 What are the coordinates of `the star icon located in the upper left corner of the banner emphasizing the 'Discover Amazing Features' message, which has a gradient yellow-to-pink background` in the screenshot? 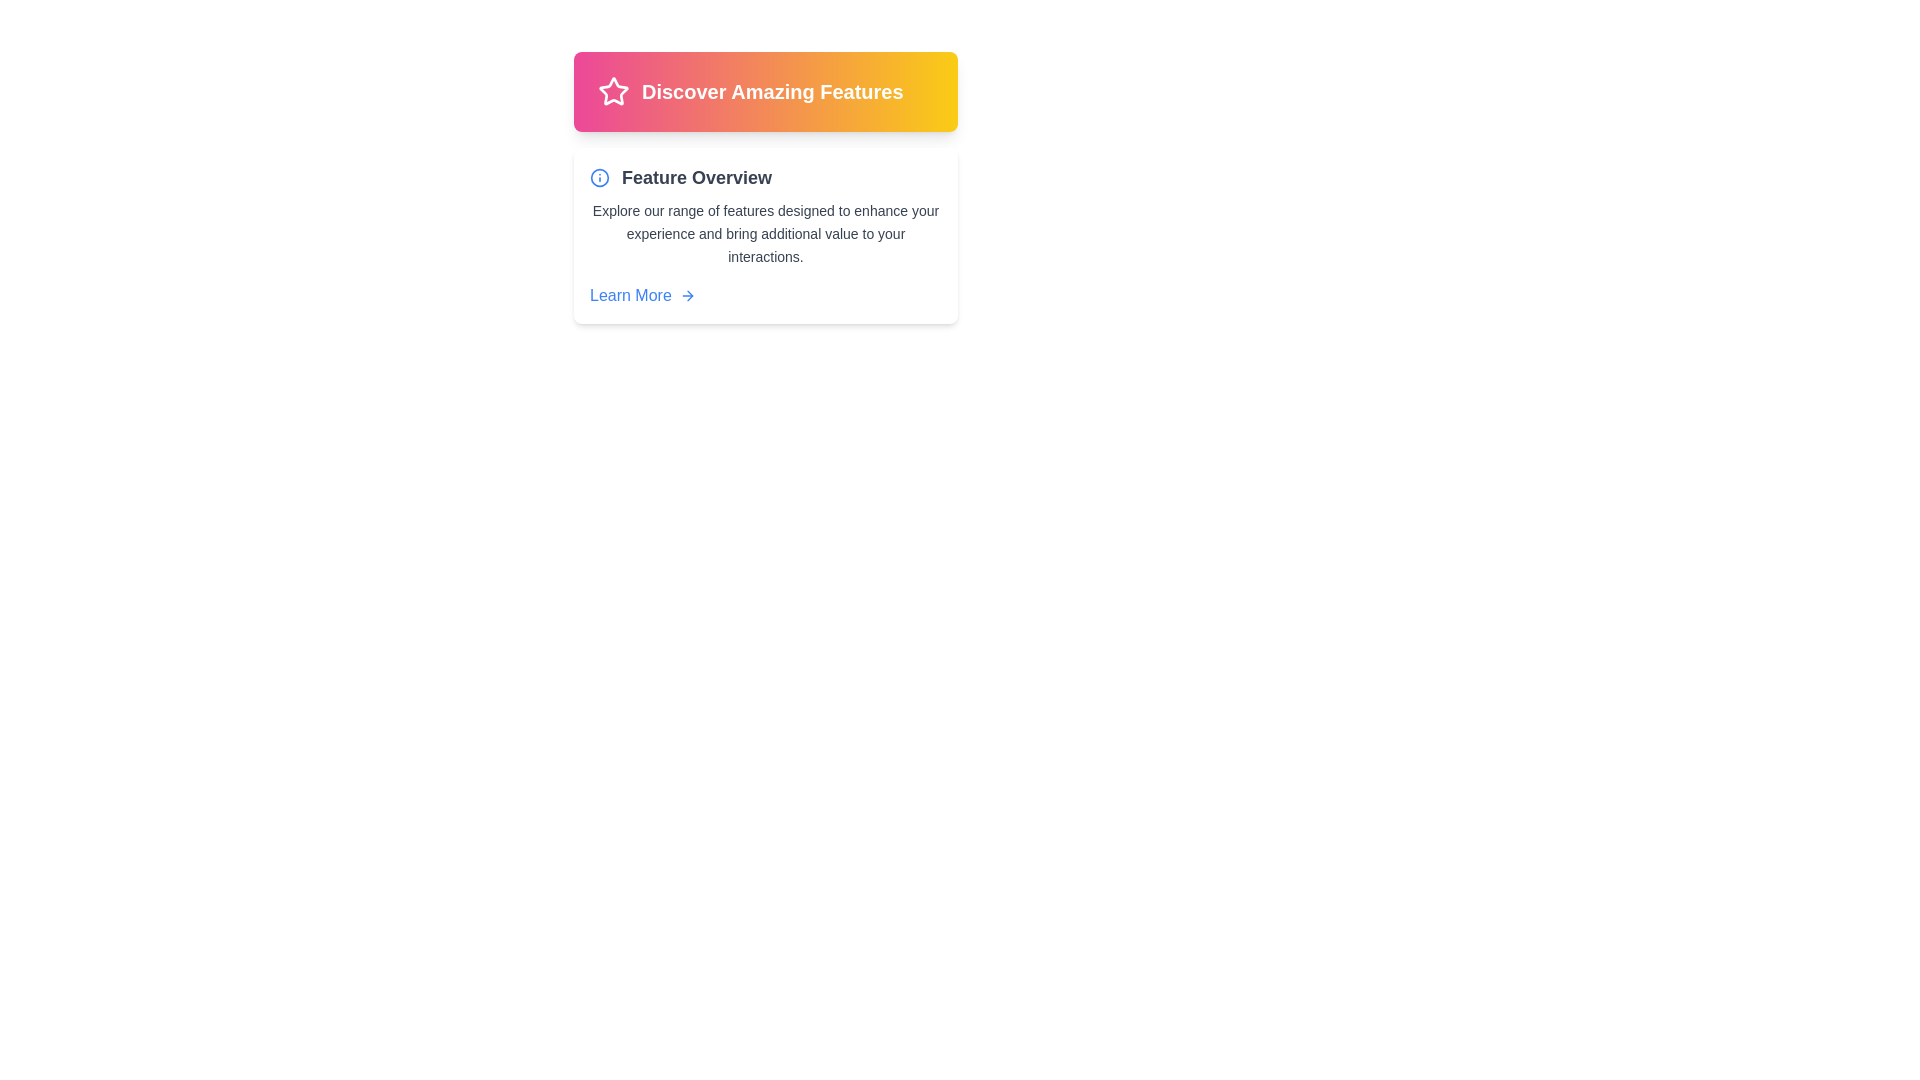 It's located at (613, 91).